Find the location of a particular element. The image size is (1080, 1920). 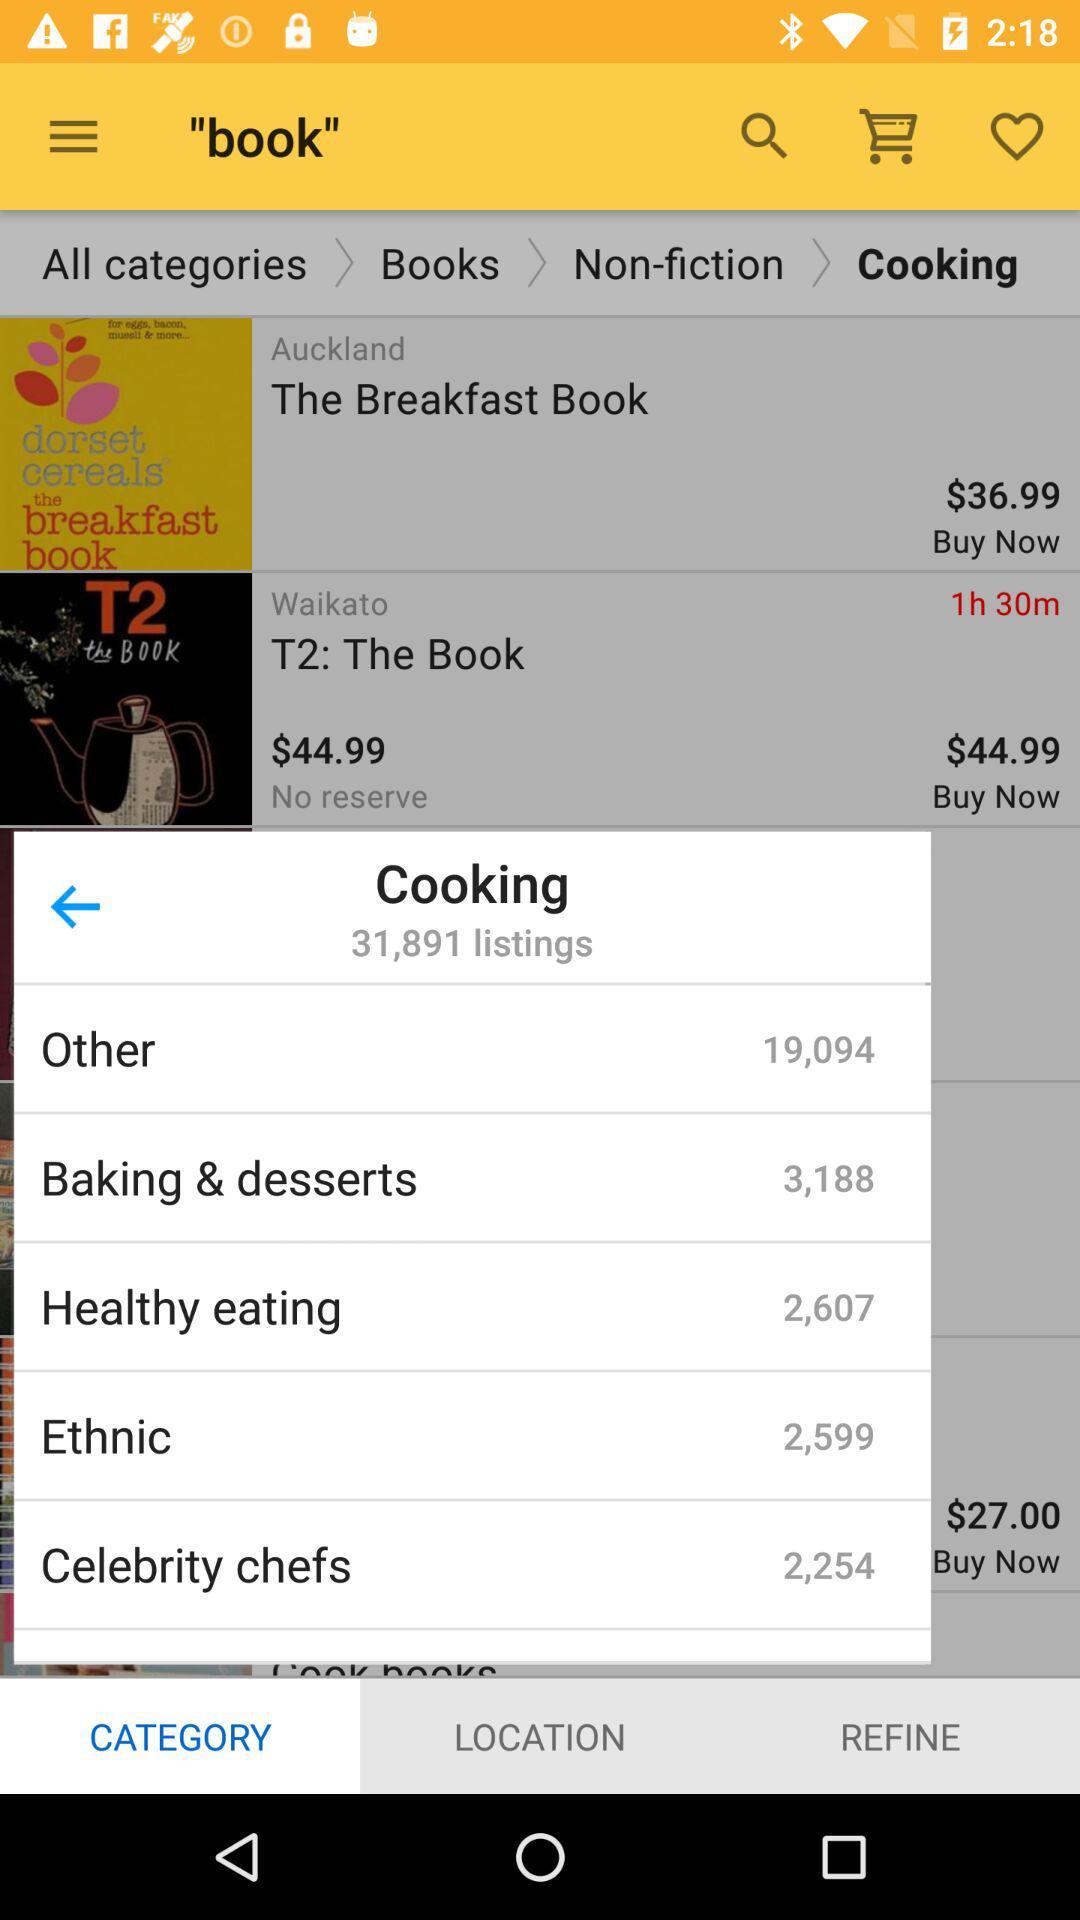

icon next to the 3,188 is located at coordinates (410, 1177).